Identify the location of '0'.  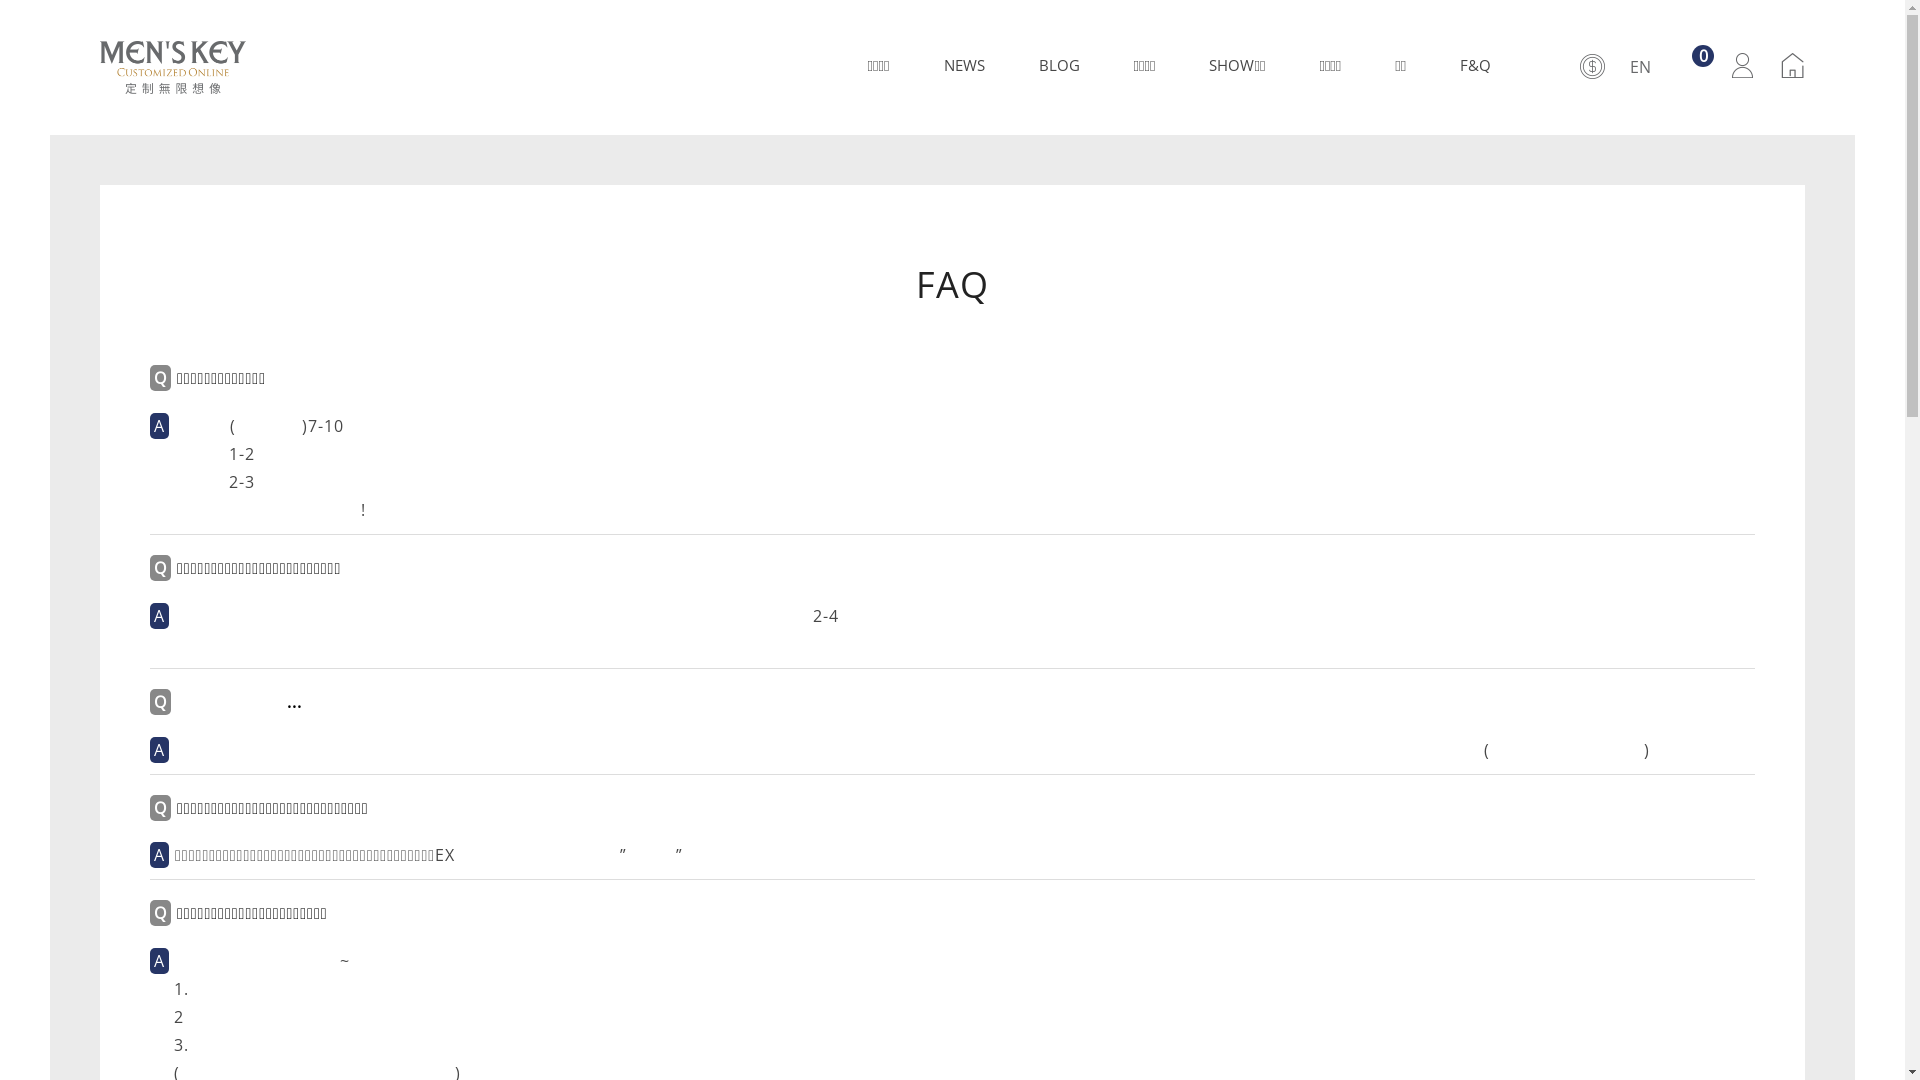
(1691, 64).